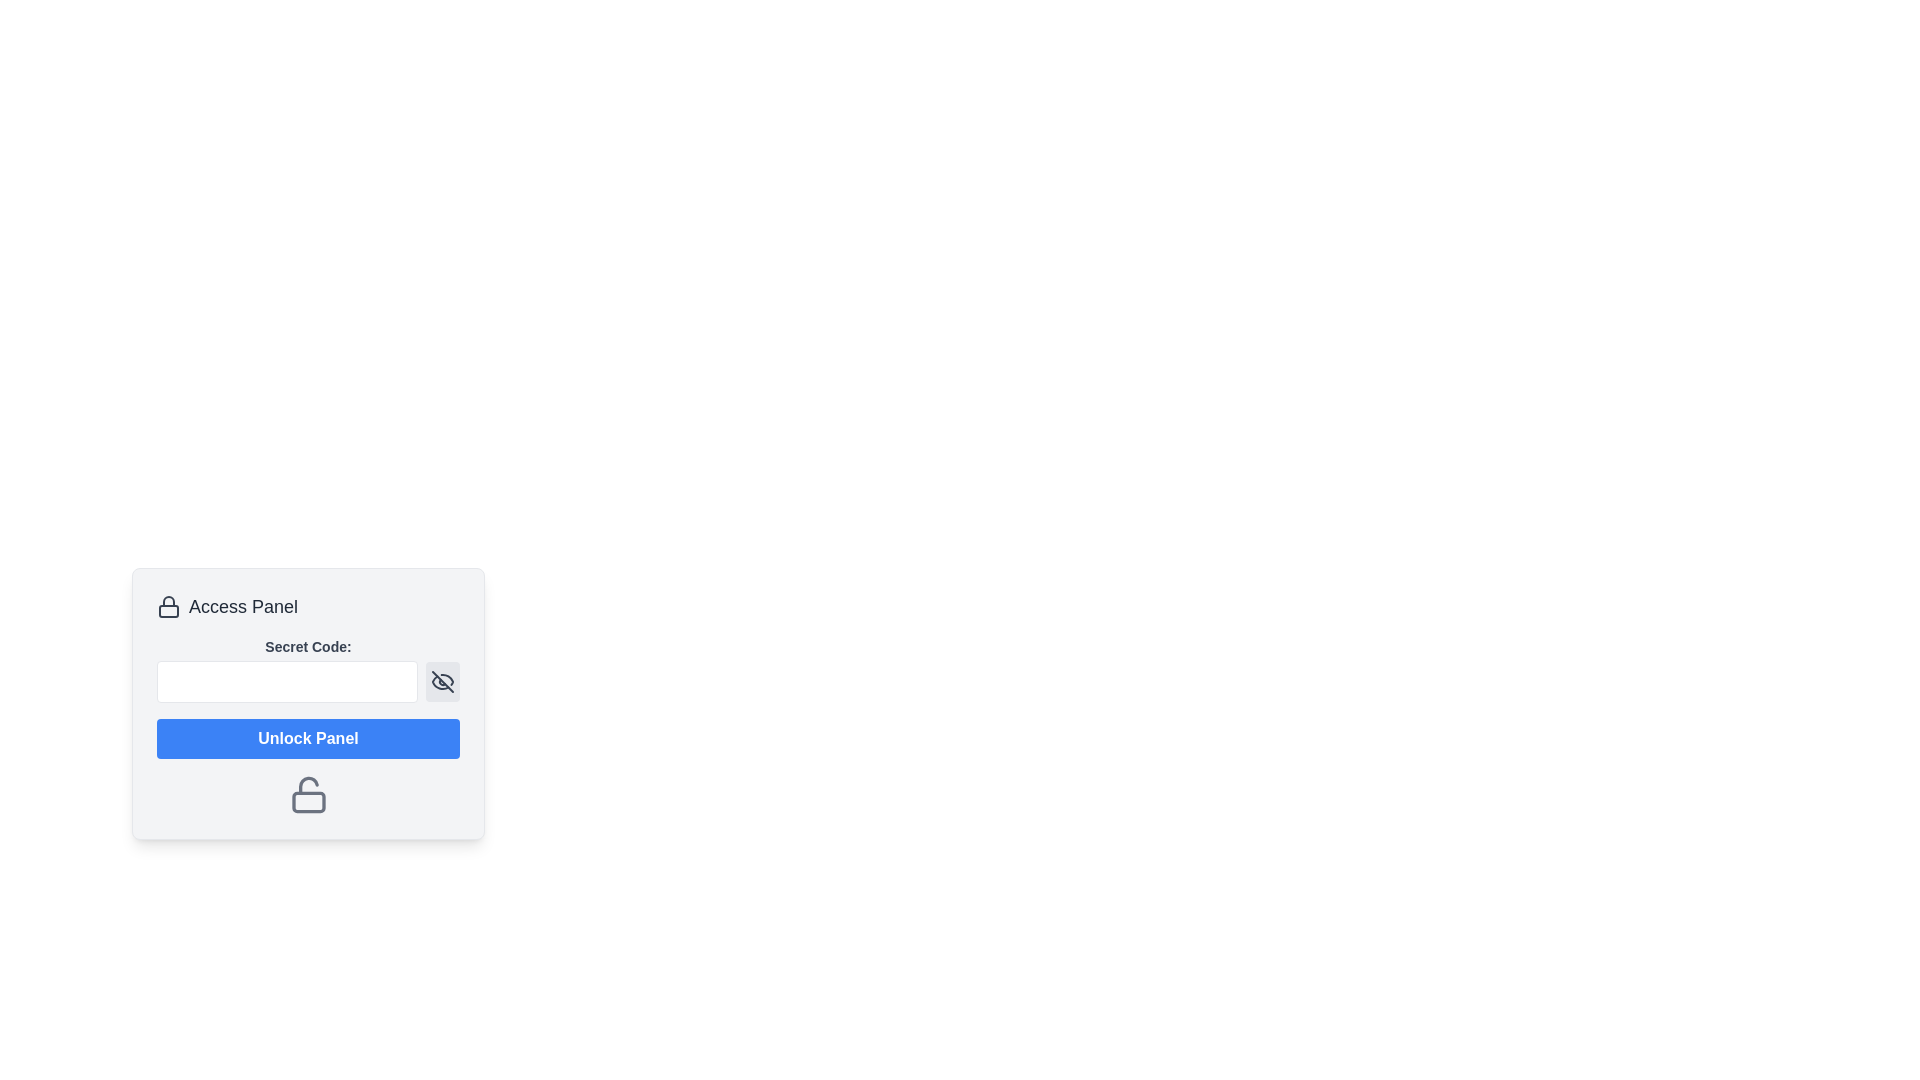 The image size is (1920, 1080). I want to click on the unlock state icon positioned below the 'Unlock Panel' button, which serves as a visual cue for unlocking functionality, so click(307, 793).